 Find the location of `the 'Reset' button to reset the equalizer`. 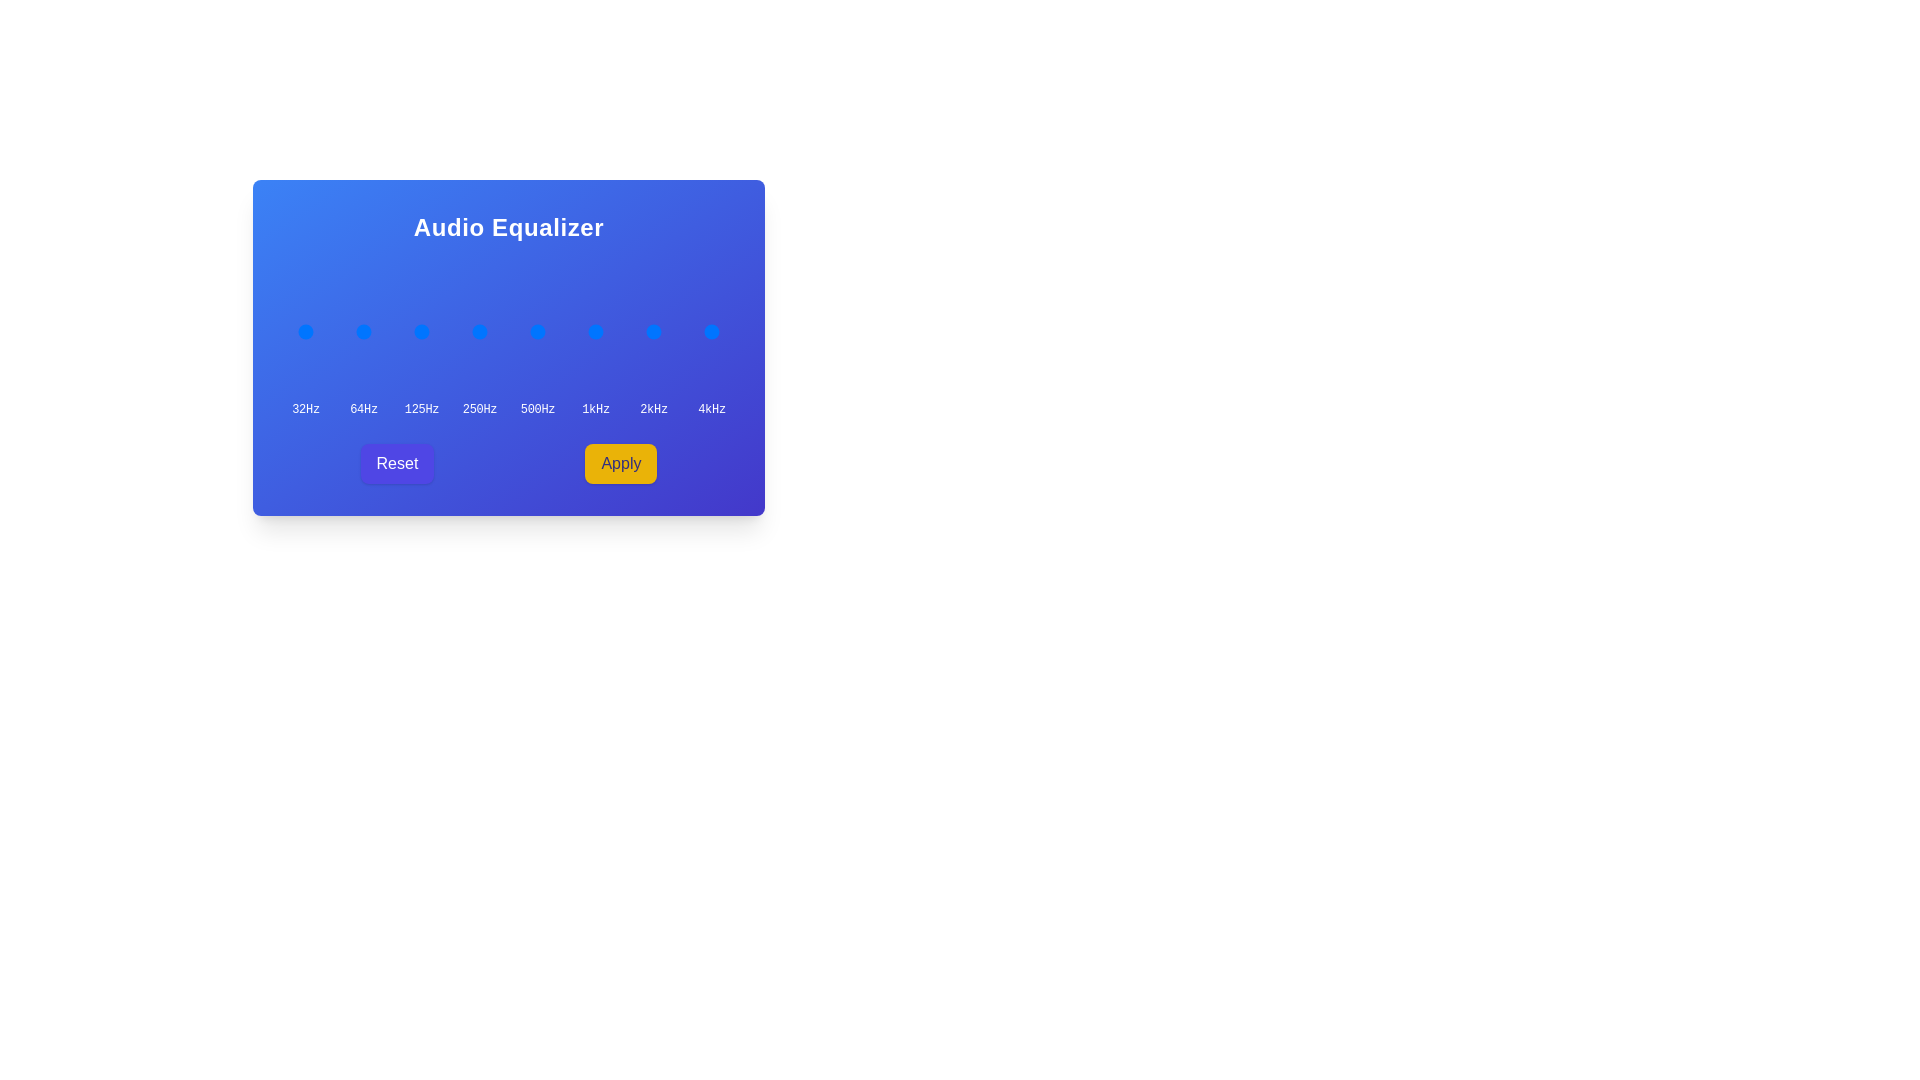

the 'Reset' button to reset the equalizer is located at coordinates (397, 463).